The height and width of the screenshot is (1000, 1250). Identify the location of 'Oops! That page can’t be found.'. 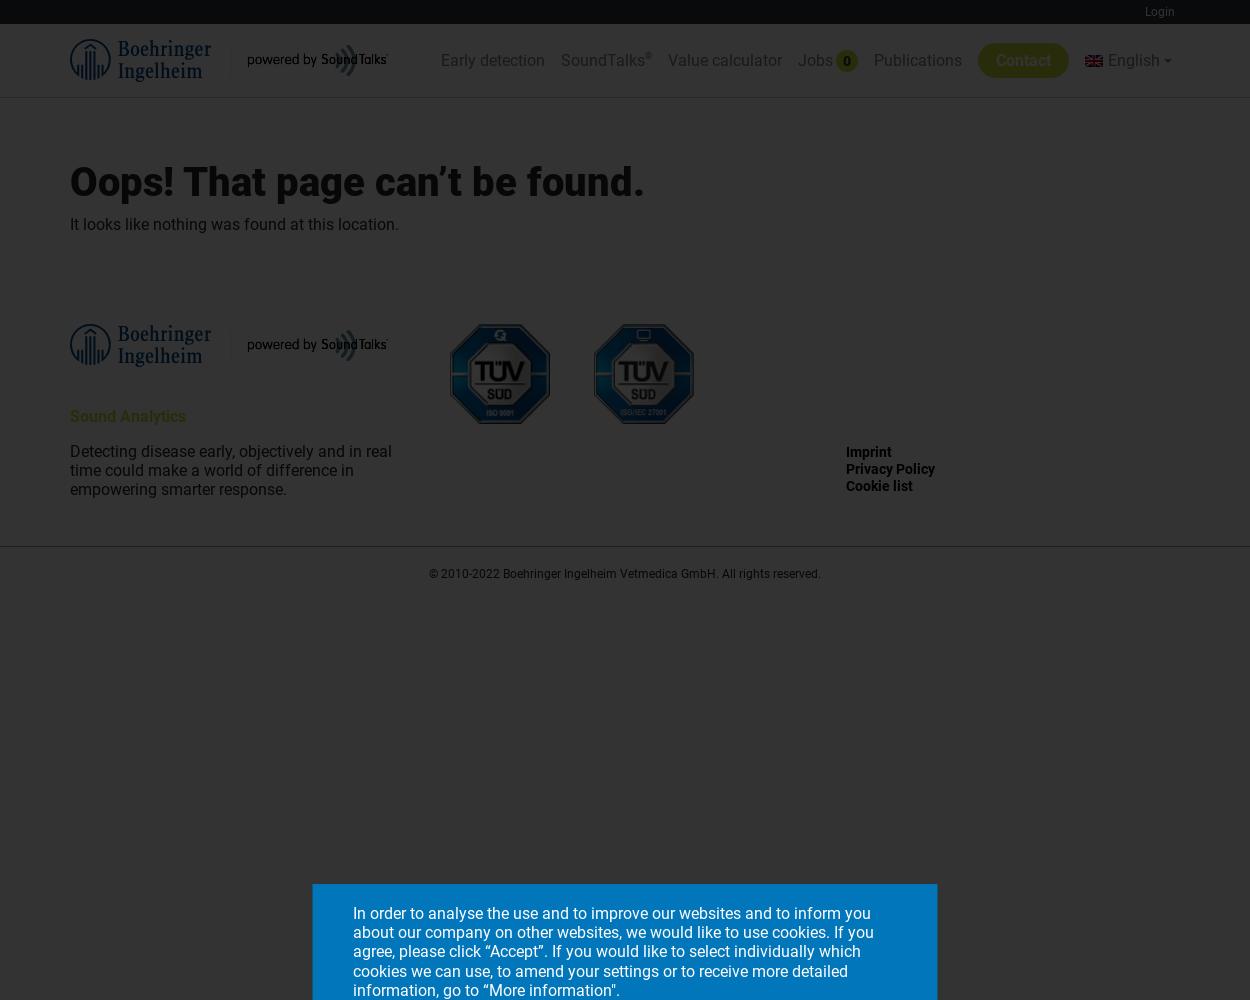
(356, 182).